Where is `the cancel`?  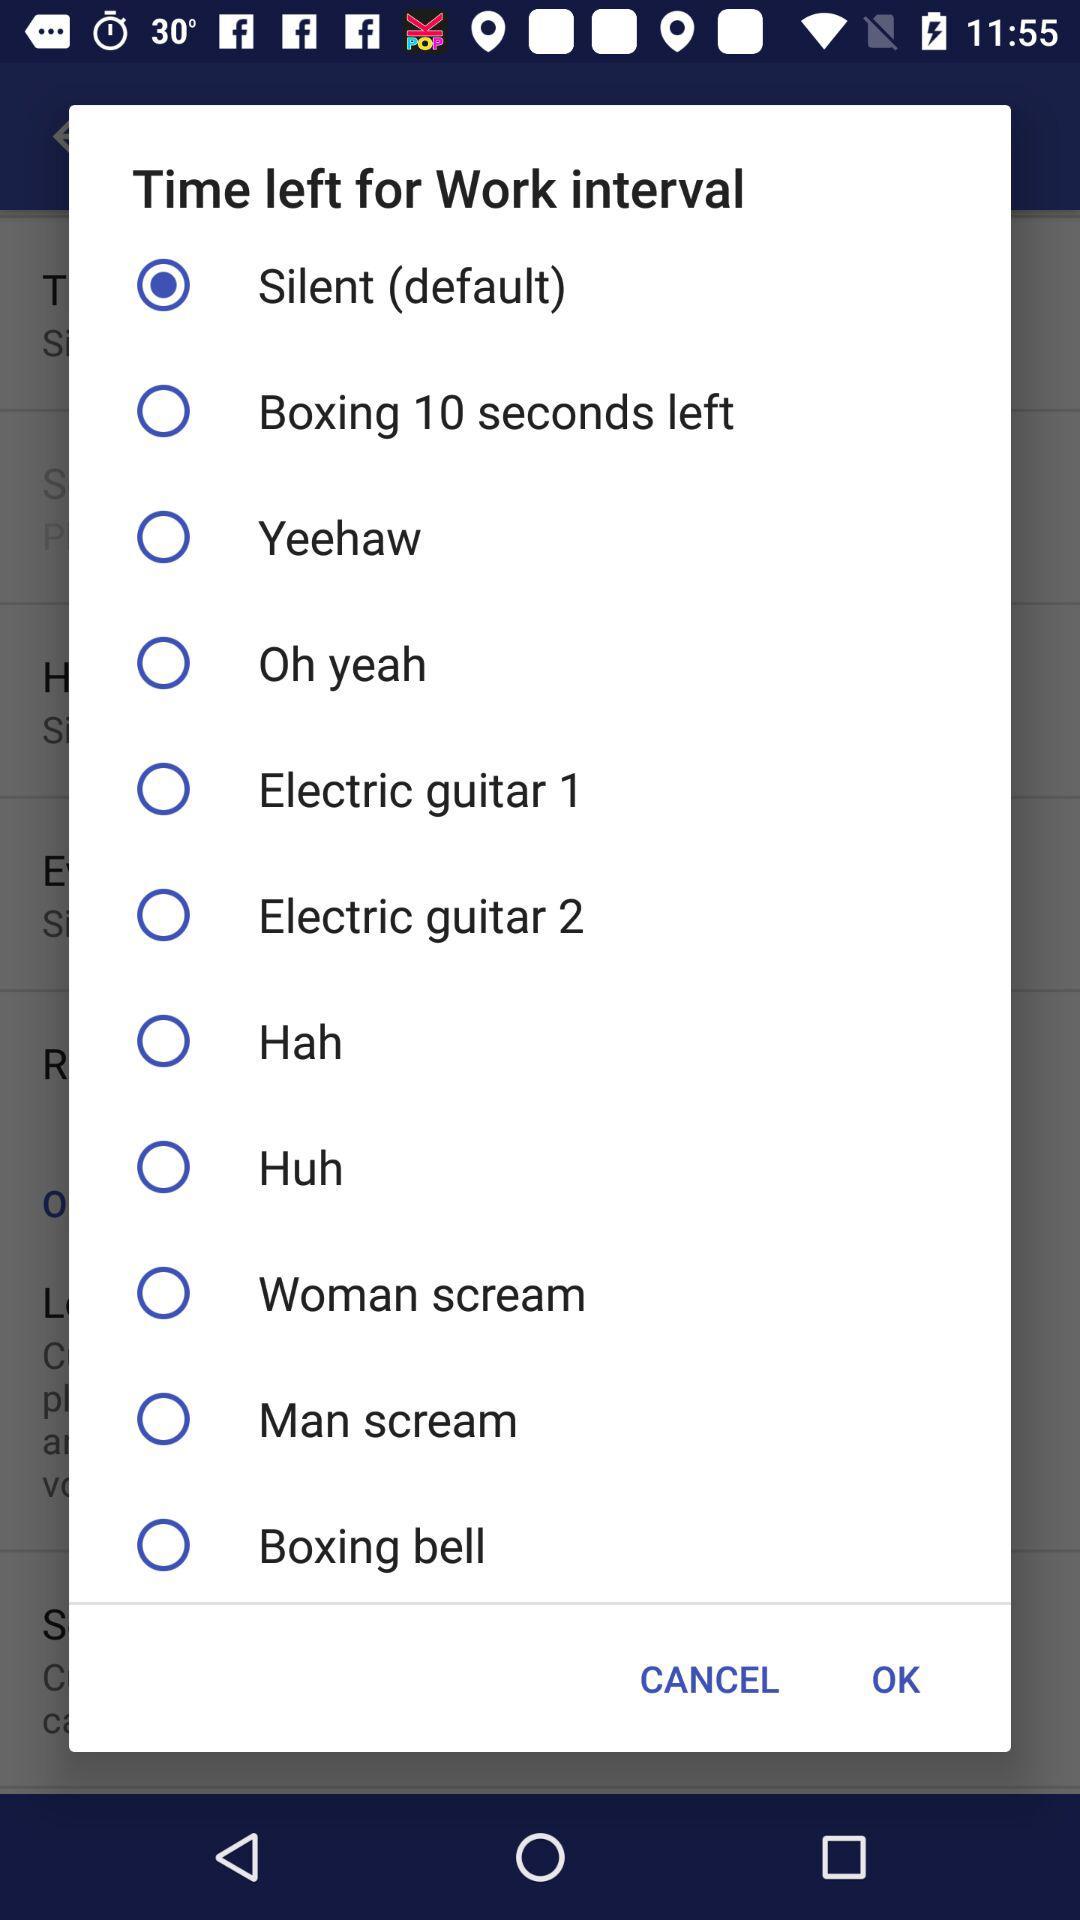 the cancel is located at coordinates (708, 1678).